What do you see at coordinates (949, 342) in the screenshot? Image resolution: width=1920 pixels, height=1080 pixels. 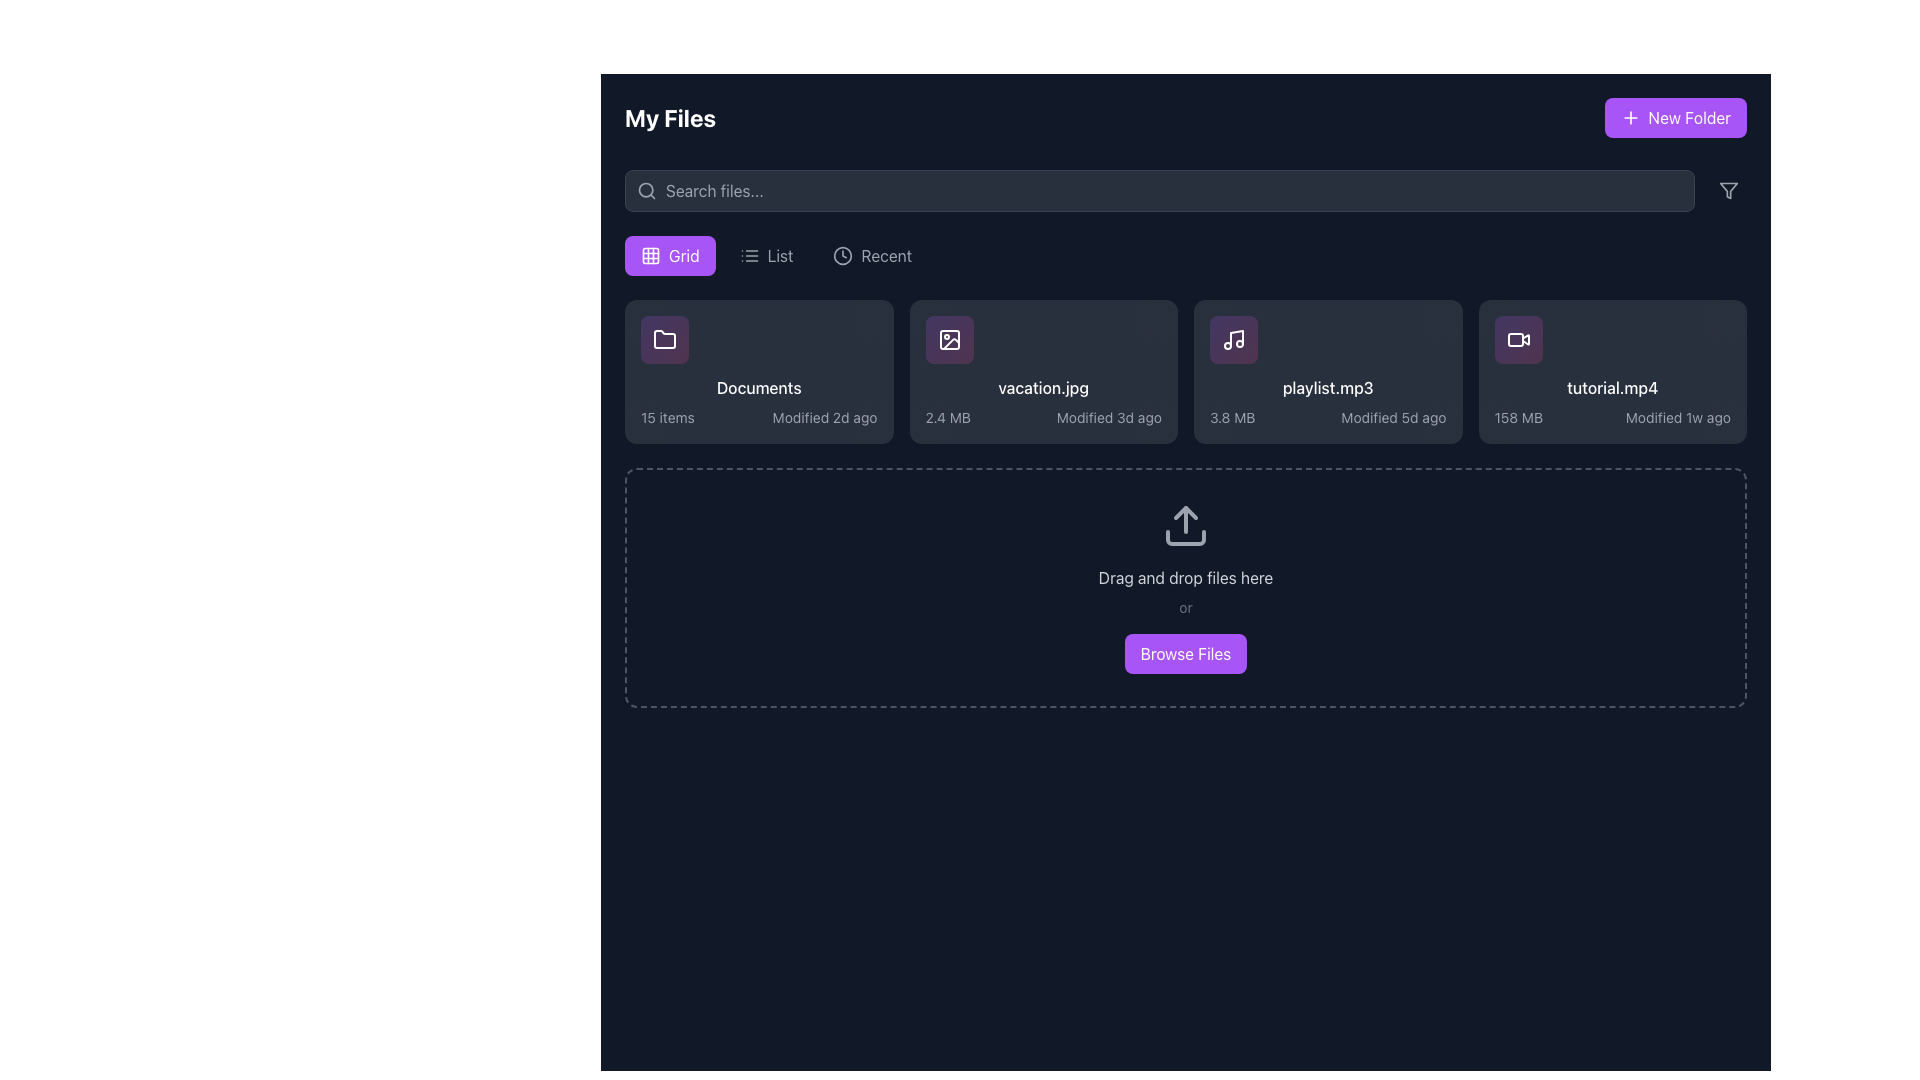 I see `the mountain outline icon representing image or photography located in the second item group of the interface` at bounding box center [949, 342].